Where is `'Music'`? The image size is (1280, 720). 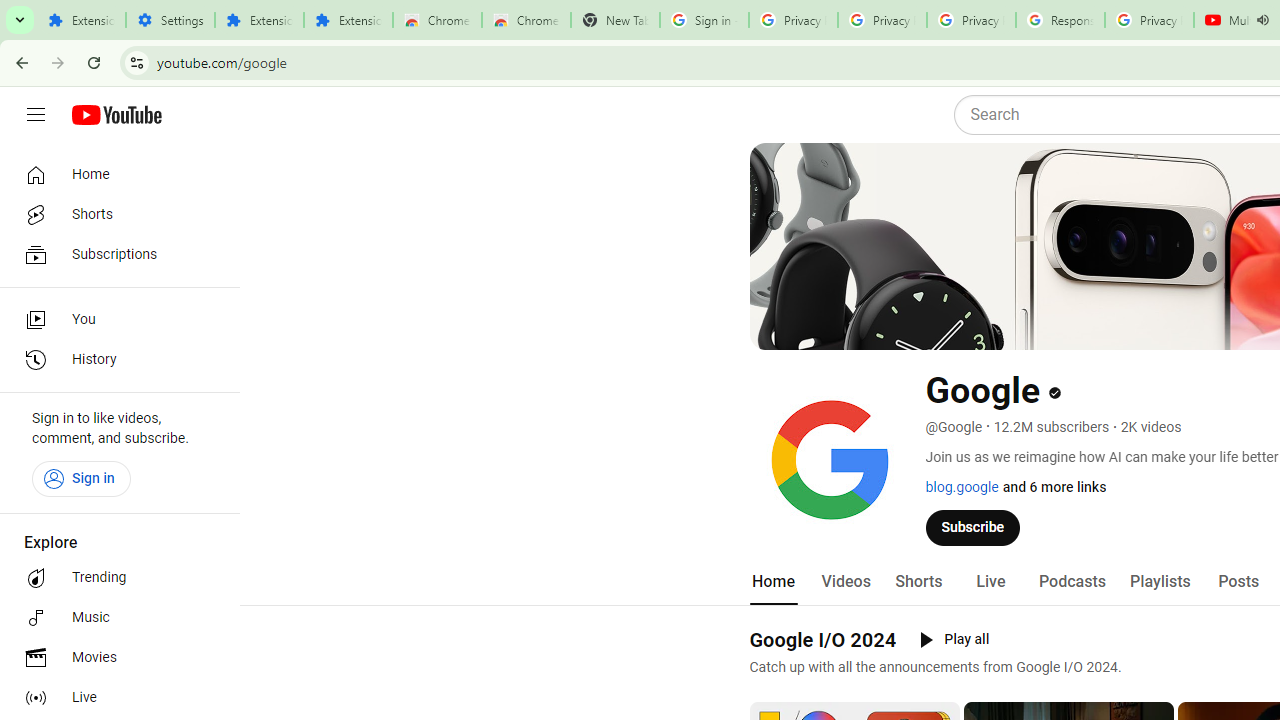
'Music' is located at coordinates (112, 617).